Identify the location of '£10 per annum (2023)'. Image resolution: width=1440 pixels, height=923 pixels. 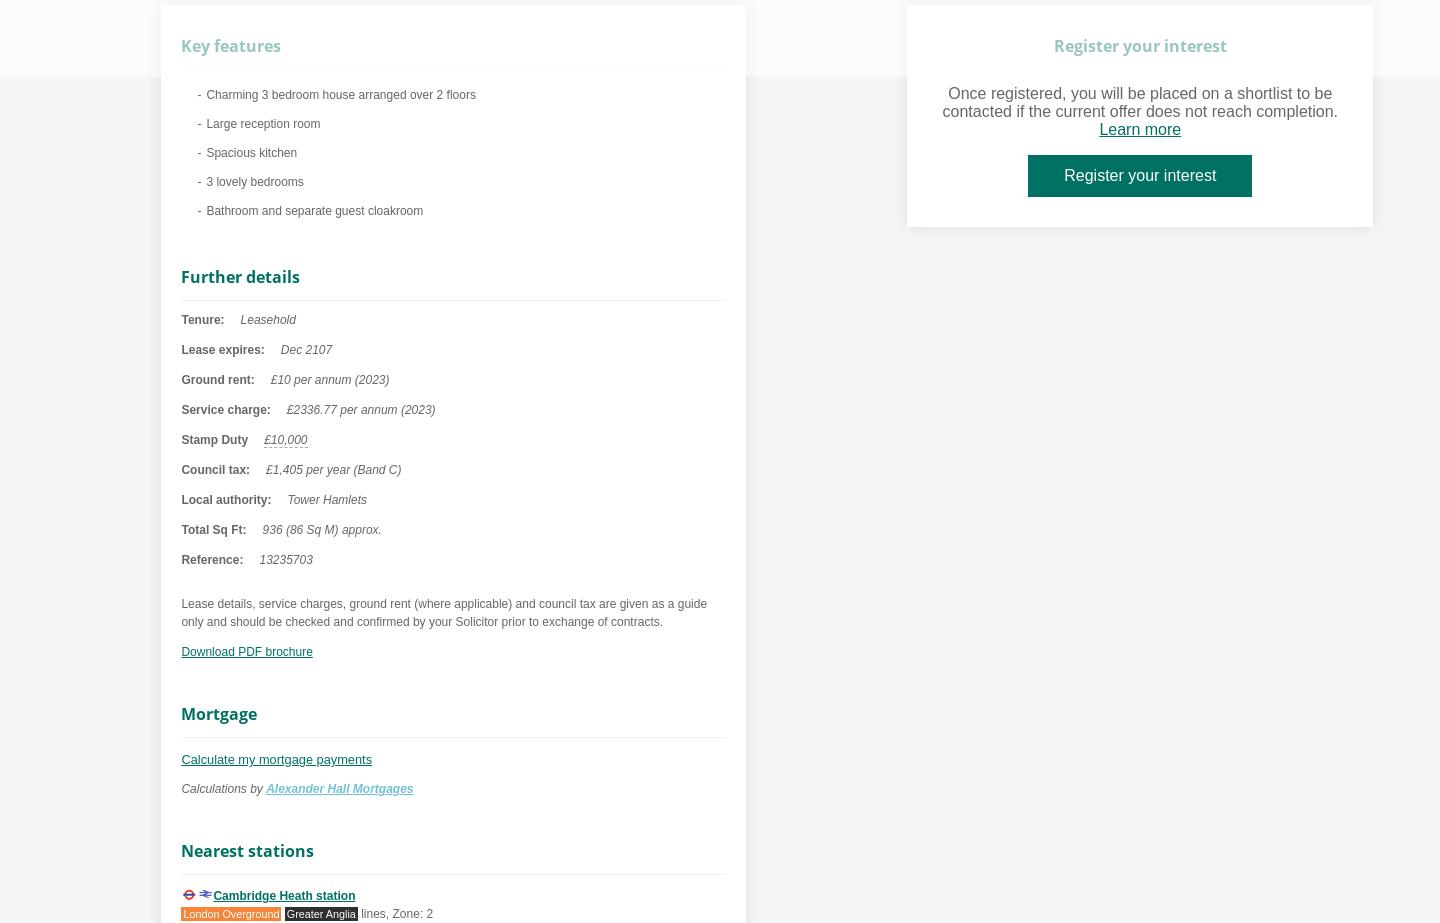
(329, 379).